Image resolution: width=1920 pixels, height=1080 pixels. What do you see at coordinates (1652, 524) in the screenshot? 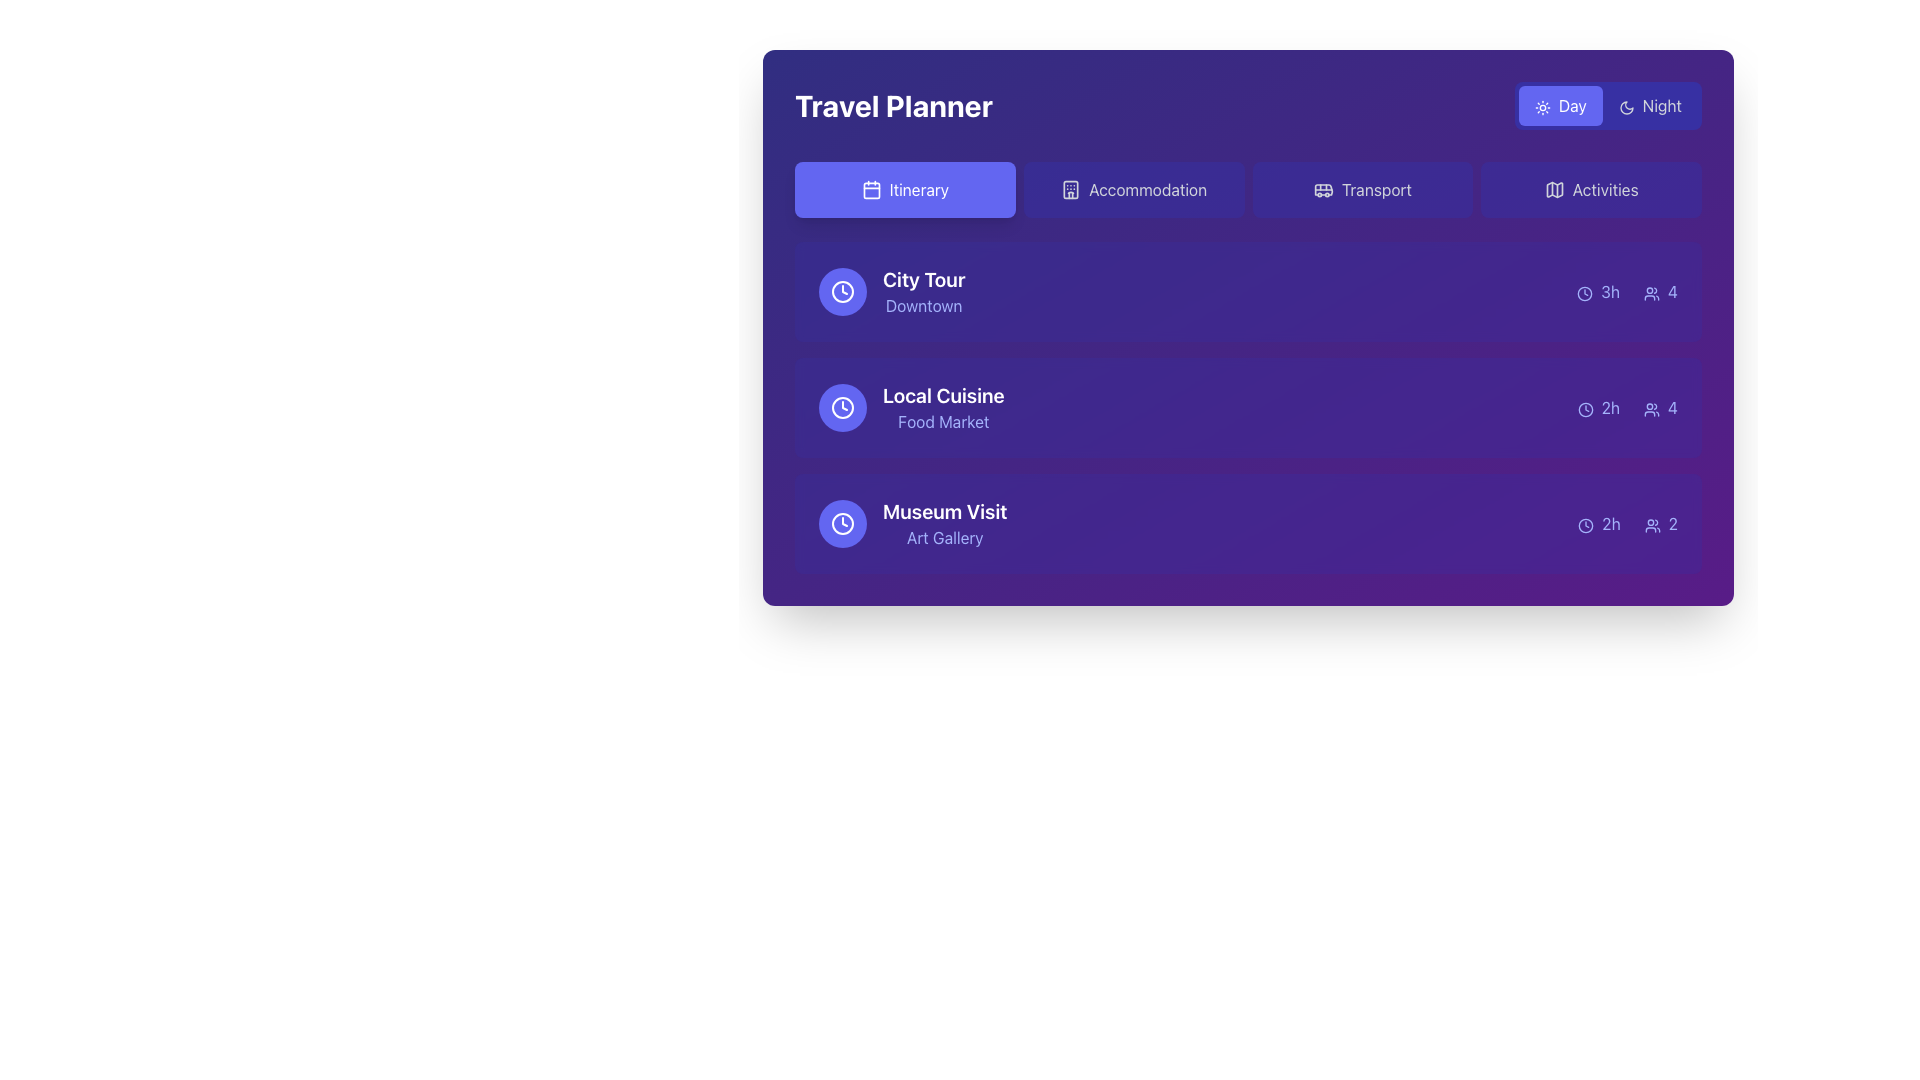
I see `the icon representing user participants associated with the 'Museum Visit' itinerary item, located at the bottom right of the third item in the list, next to the count '2'` at bounding box center [1652, 524].